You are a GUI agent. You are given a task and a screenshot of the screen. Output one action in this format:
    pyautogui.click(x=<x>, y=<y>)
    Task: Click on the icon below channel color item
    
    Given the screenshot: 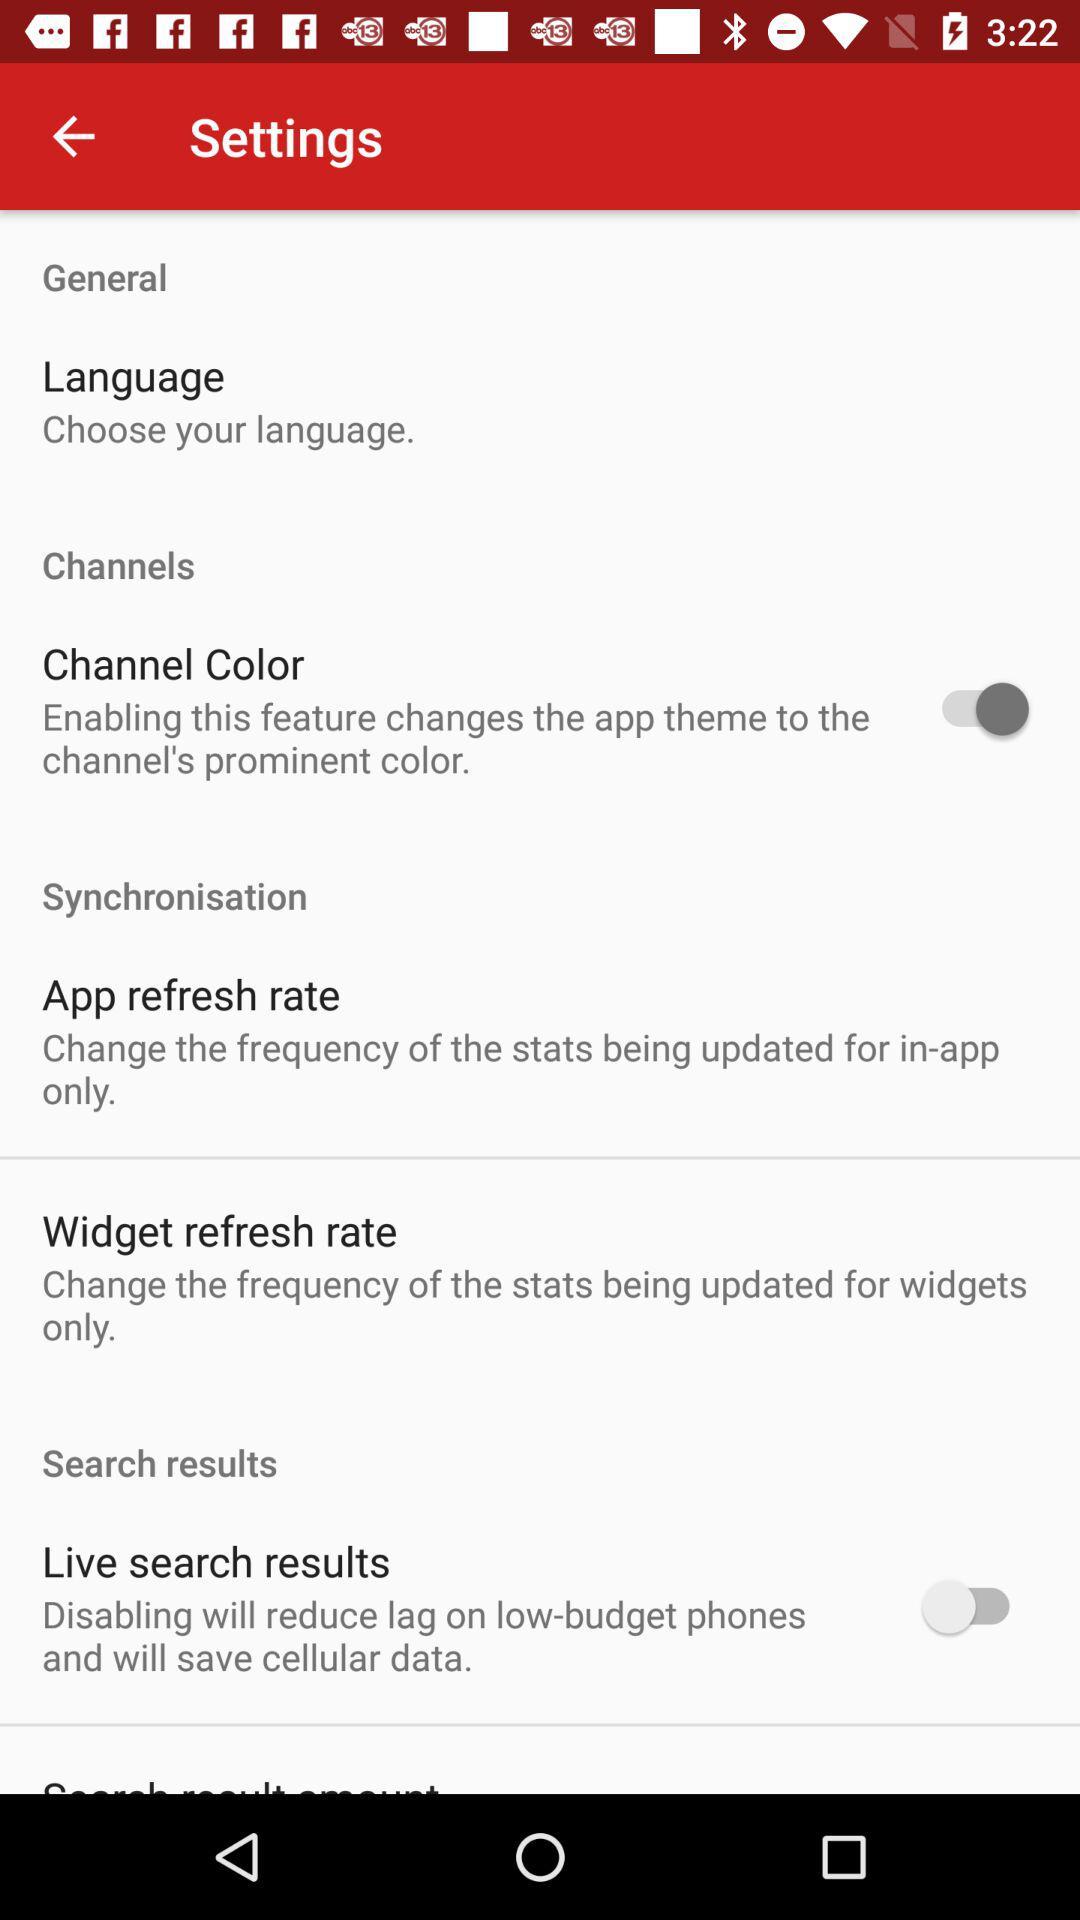 What is the action you would take?
    pyautogui.click(x=456, y=736)
    